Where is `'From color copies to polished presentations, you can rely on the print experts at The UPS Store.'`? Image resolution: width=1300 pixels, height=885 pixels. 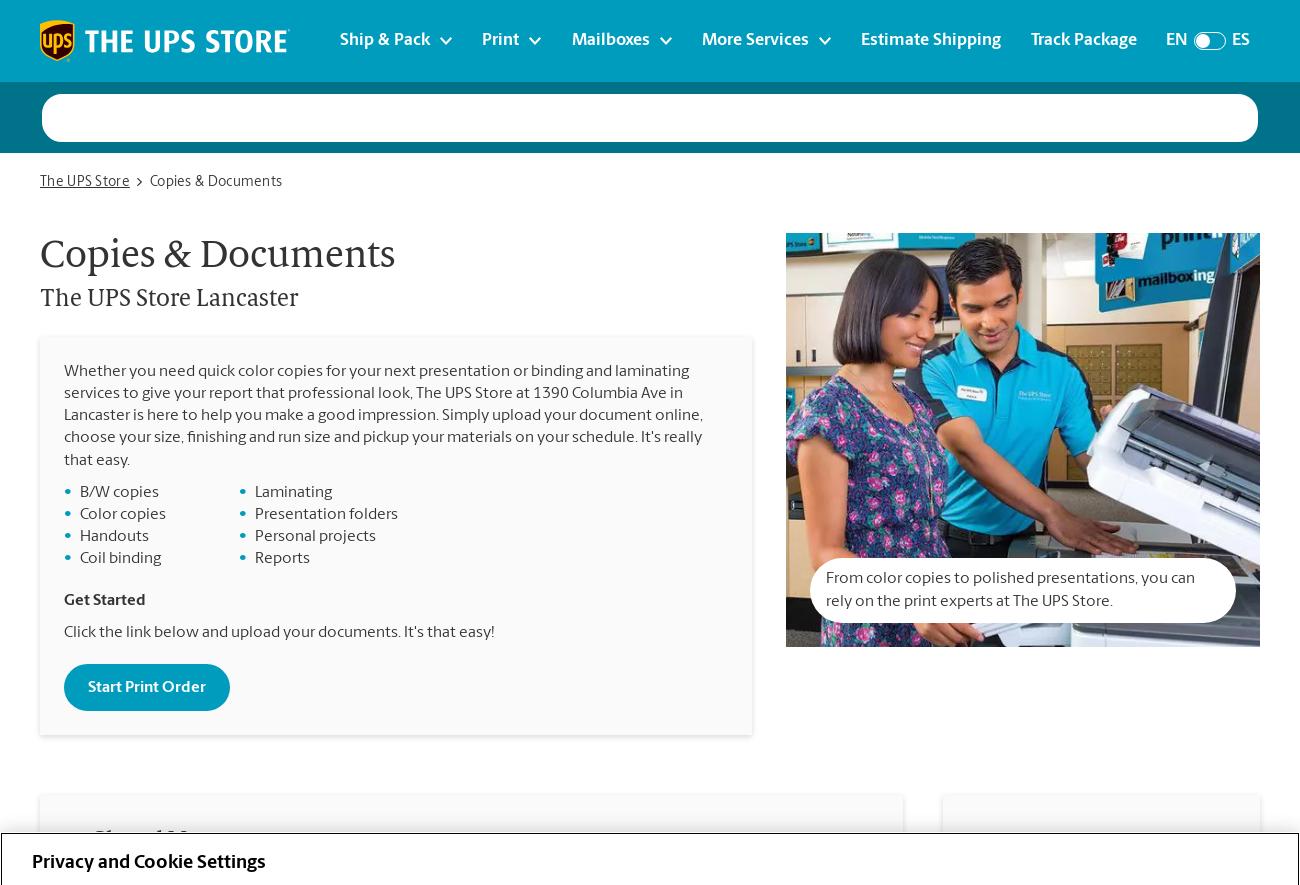 'From color copies to polished presentations, you can rely on the print experts at The UPS Store.' is located at coordinates (1008, 590).